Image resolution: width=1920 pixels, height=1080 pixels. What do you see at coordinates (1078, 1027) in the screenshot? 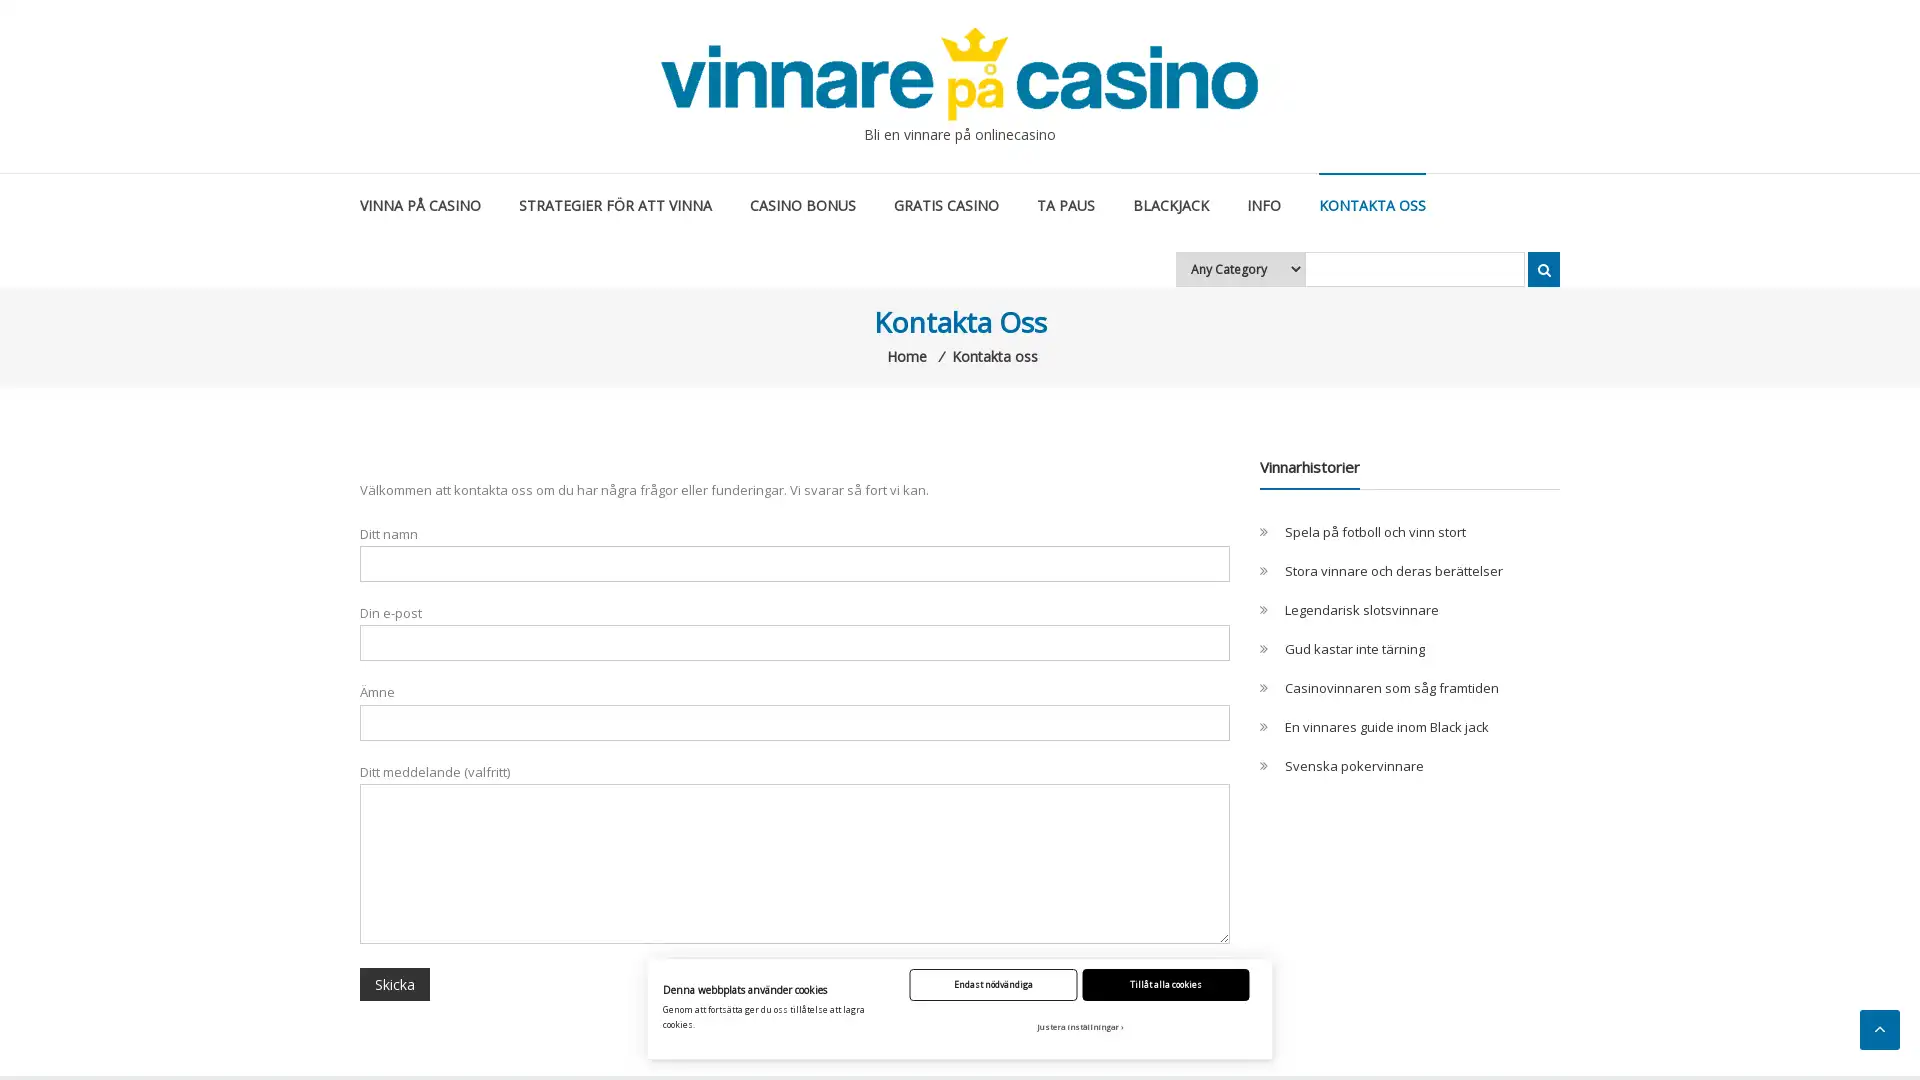
I see `Justera installningar` at bounding box center [1078, 1027].